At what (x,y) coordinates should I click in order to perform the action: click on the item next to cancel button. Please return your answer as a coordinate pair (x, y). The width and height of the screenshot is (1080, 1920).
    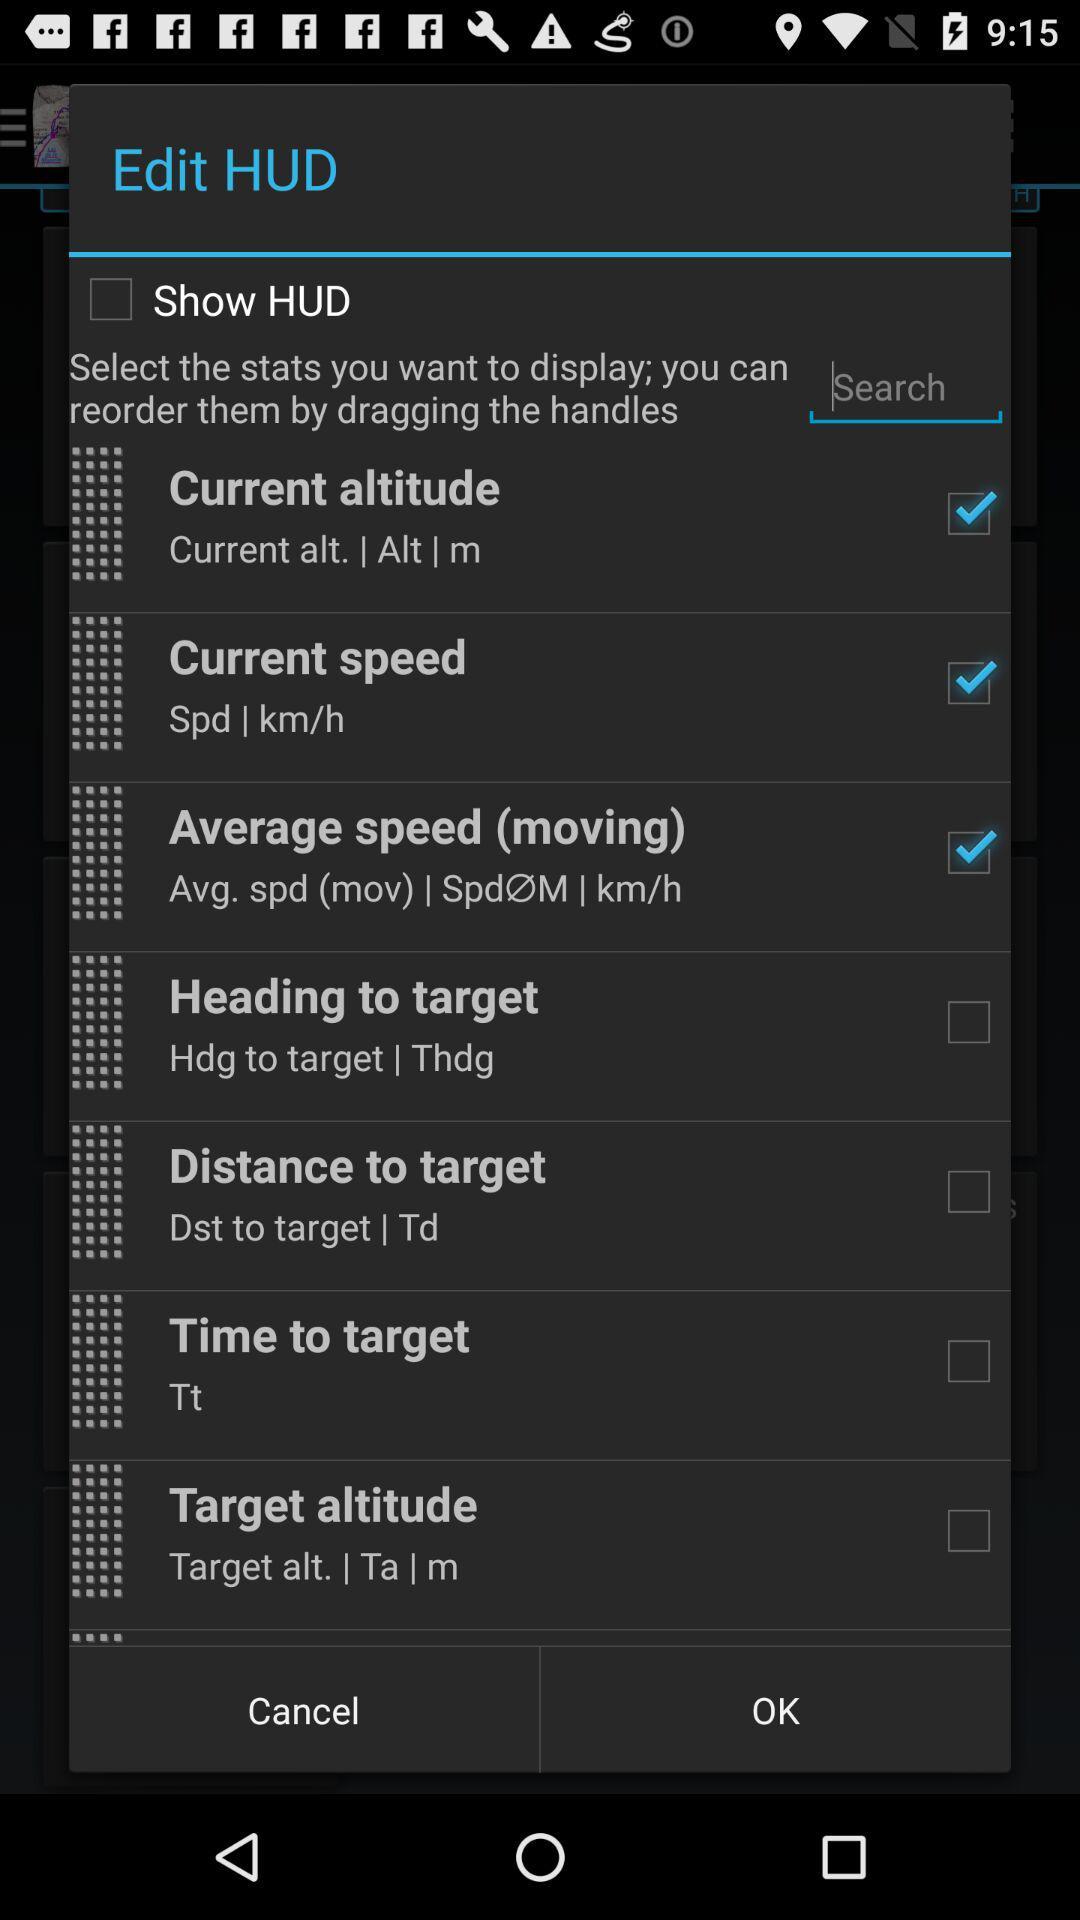
    Looking at the image, I should click on (774, 1708).